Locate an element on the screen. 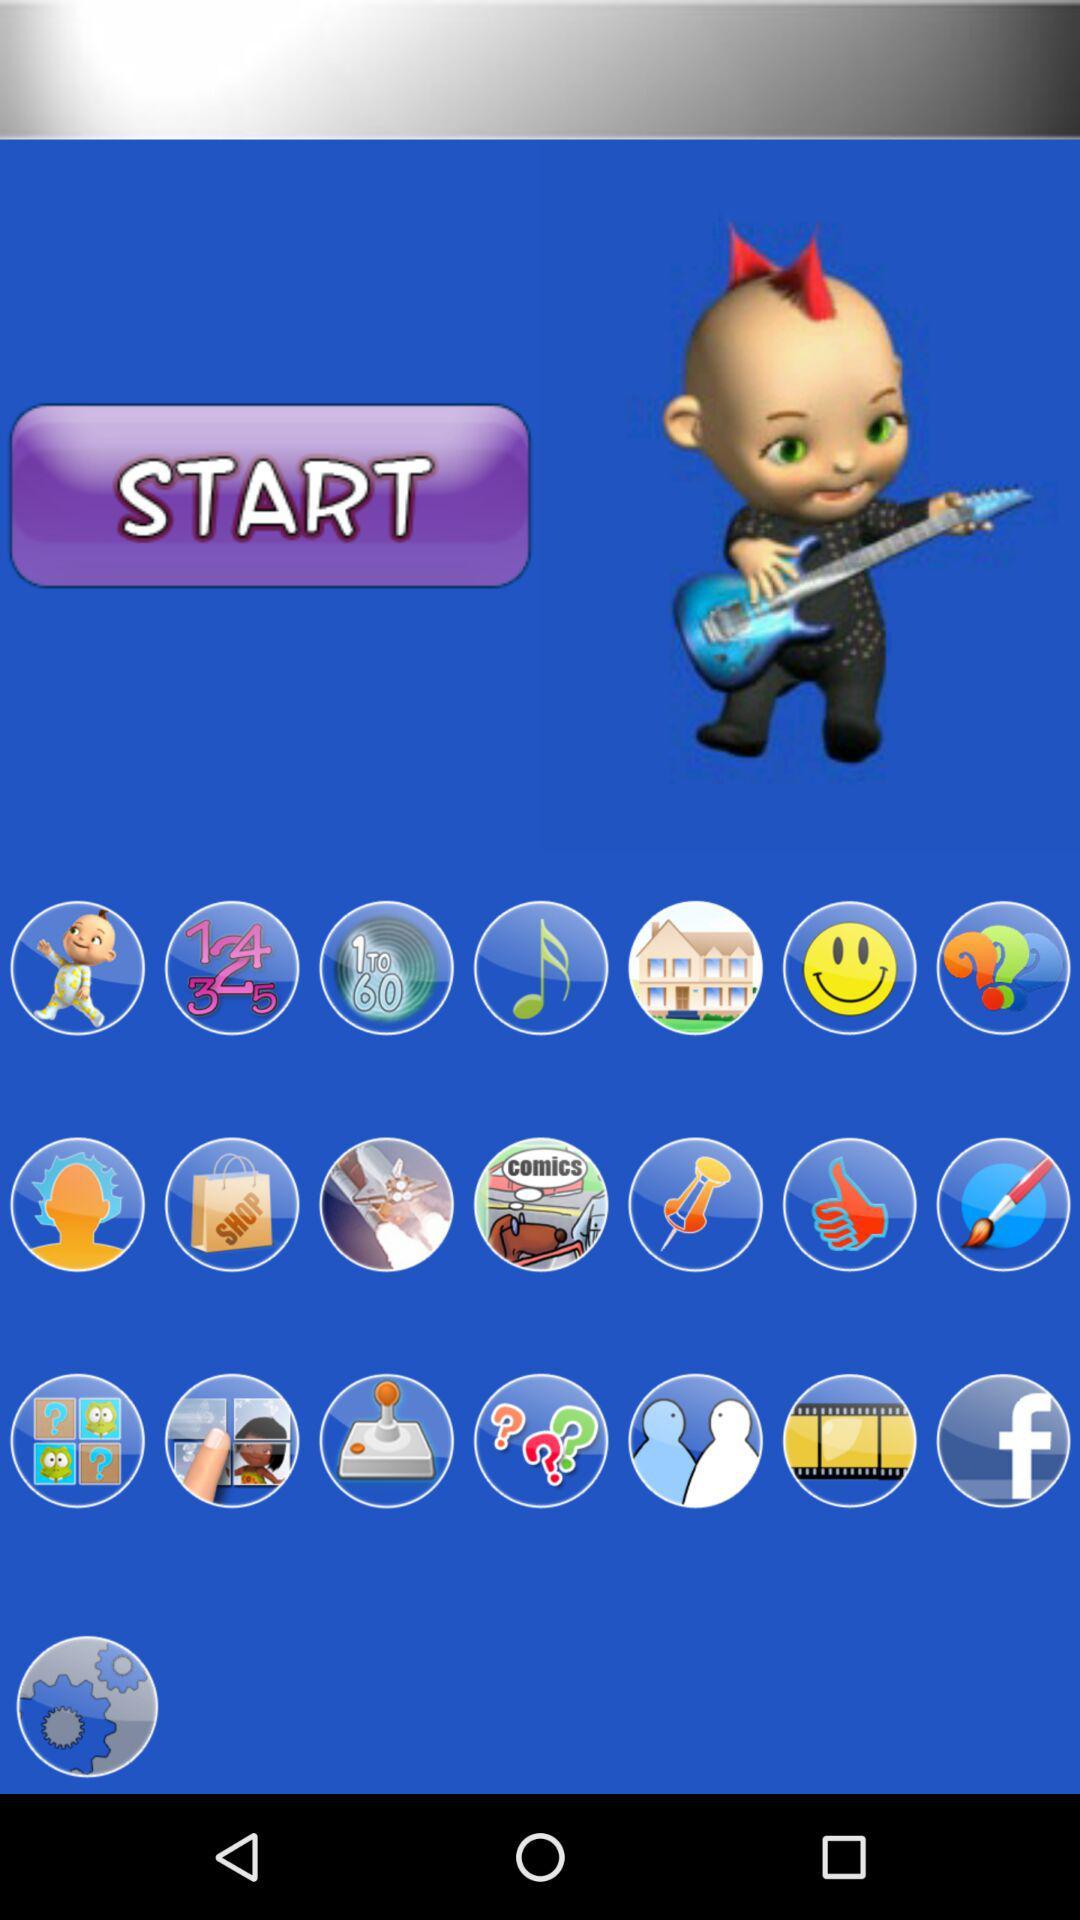 The height and width of the screenshot is (1920, 1080). smile emoji is located at coordinates (849, 968).